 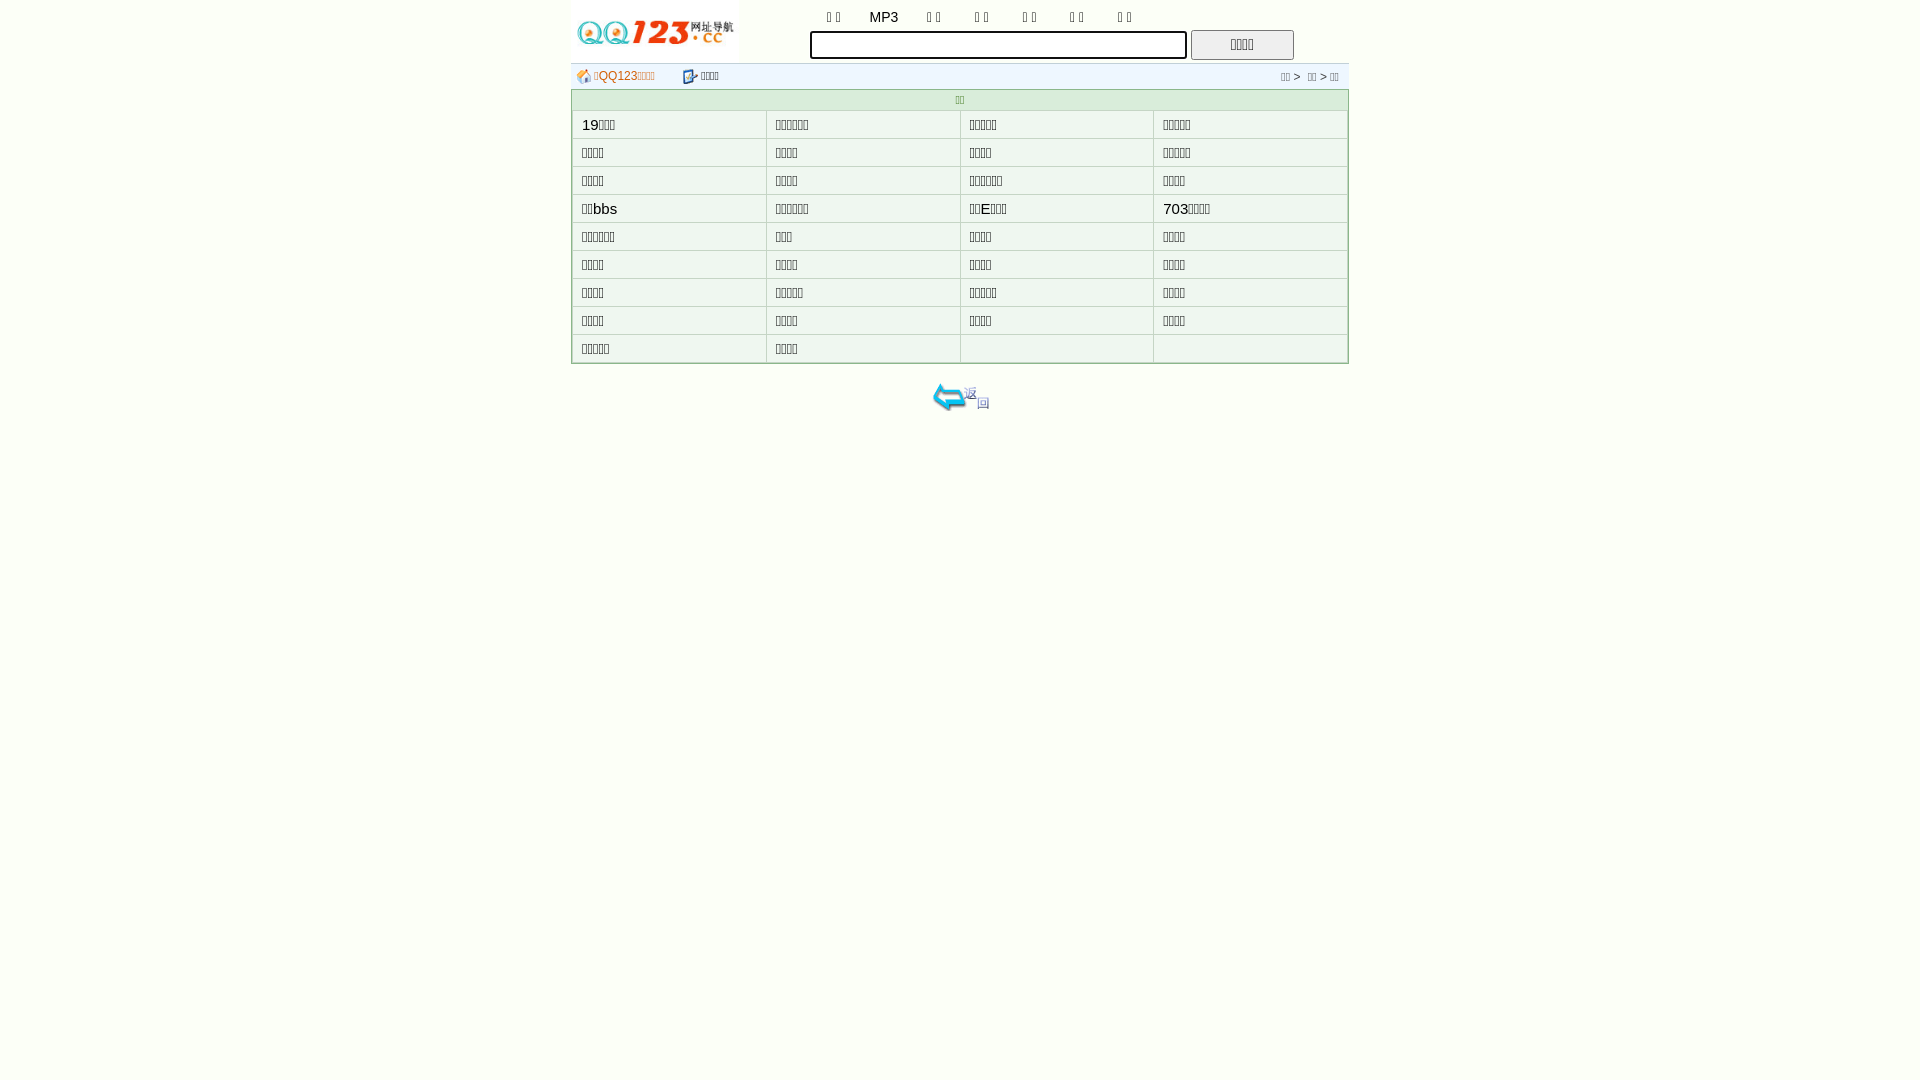 What do you see at coordinates (882, 15) in the screenshot?
I see `'MP3'` at bounding box center [882, 15].